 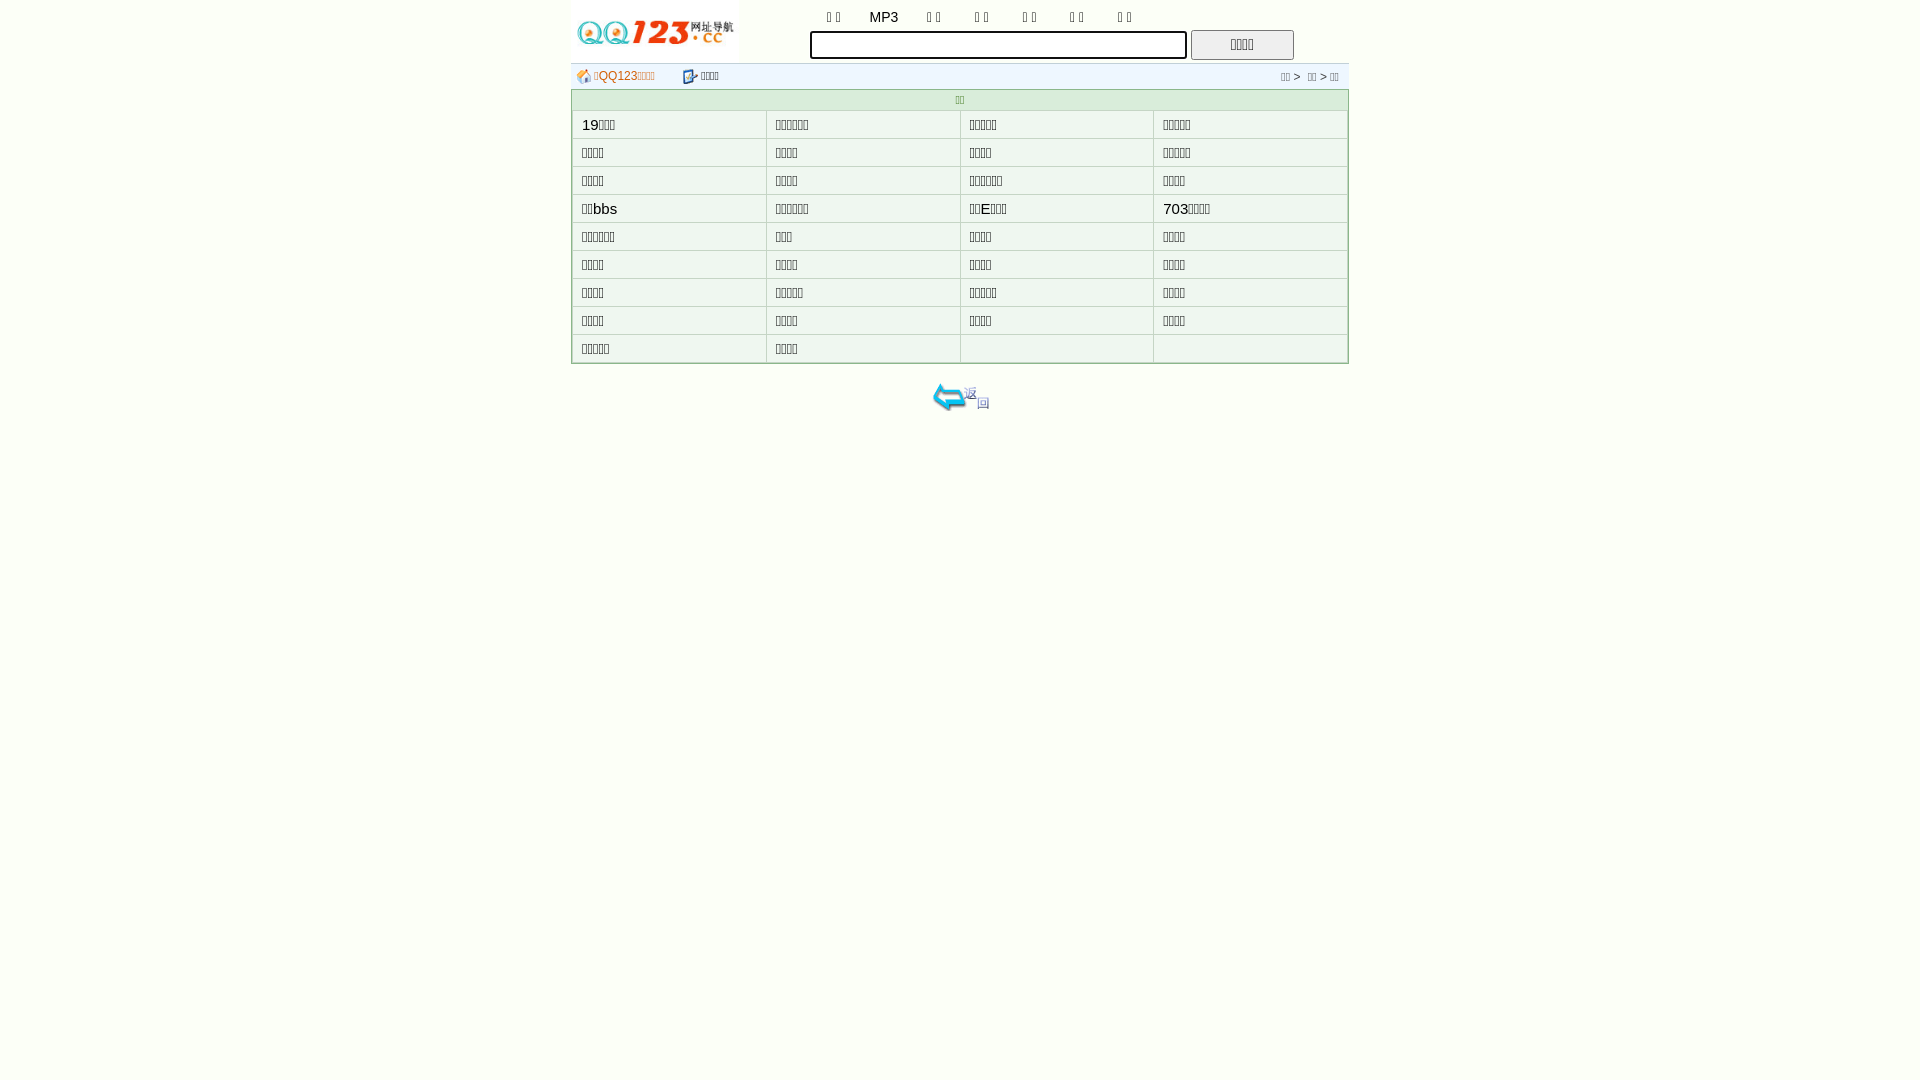 What do you see at coordinates (882, 15) in the screenshot?
I see `'MP3'` at bounding box center [882, 15].